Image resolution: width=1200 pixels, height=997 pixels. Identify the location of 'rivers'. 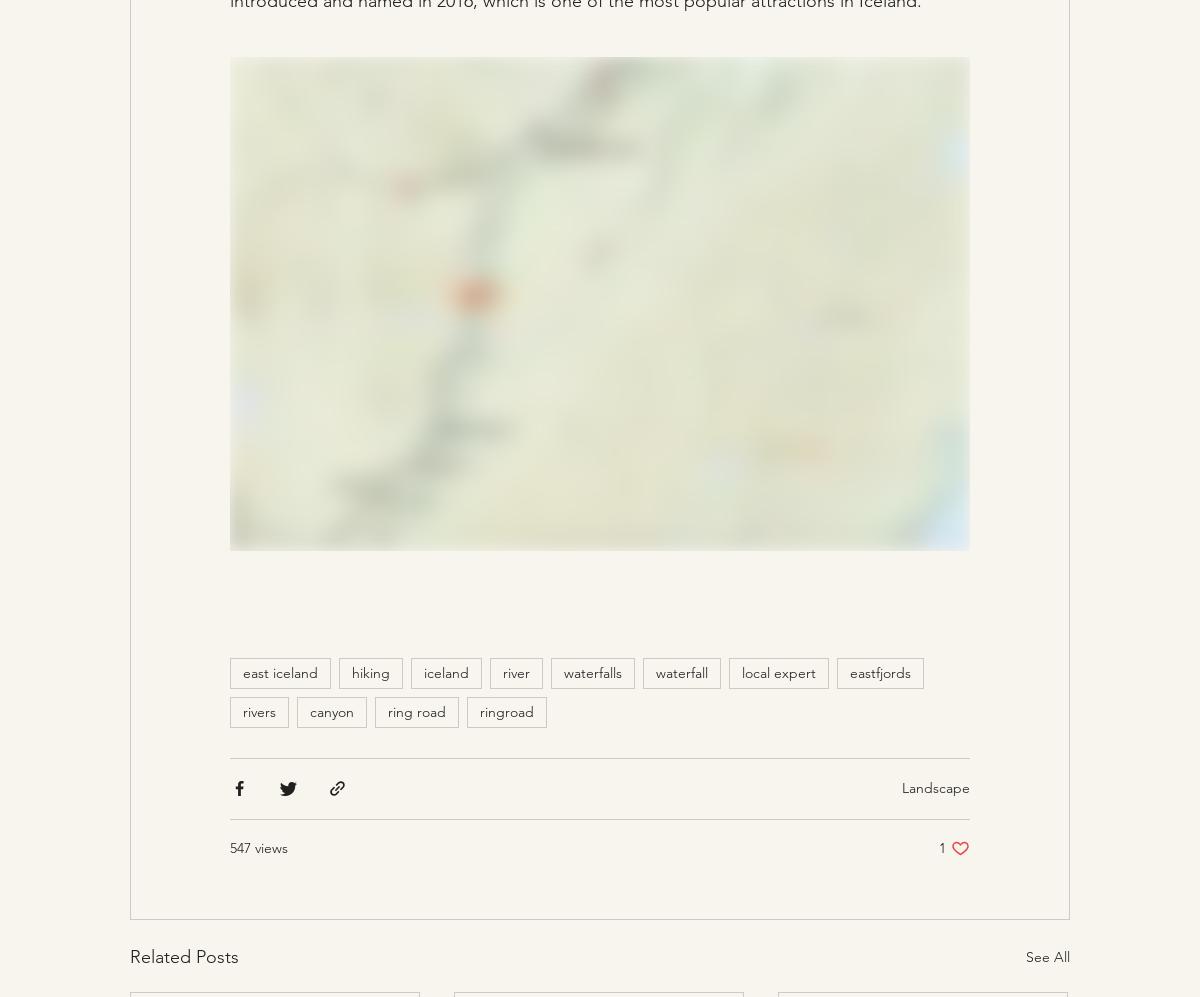
(242, 709).